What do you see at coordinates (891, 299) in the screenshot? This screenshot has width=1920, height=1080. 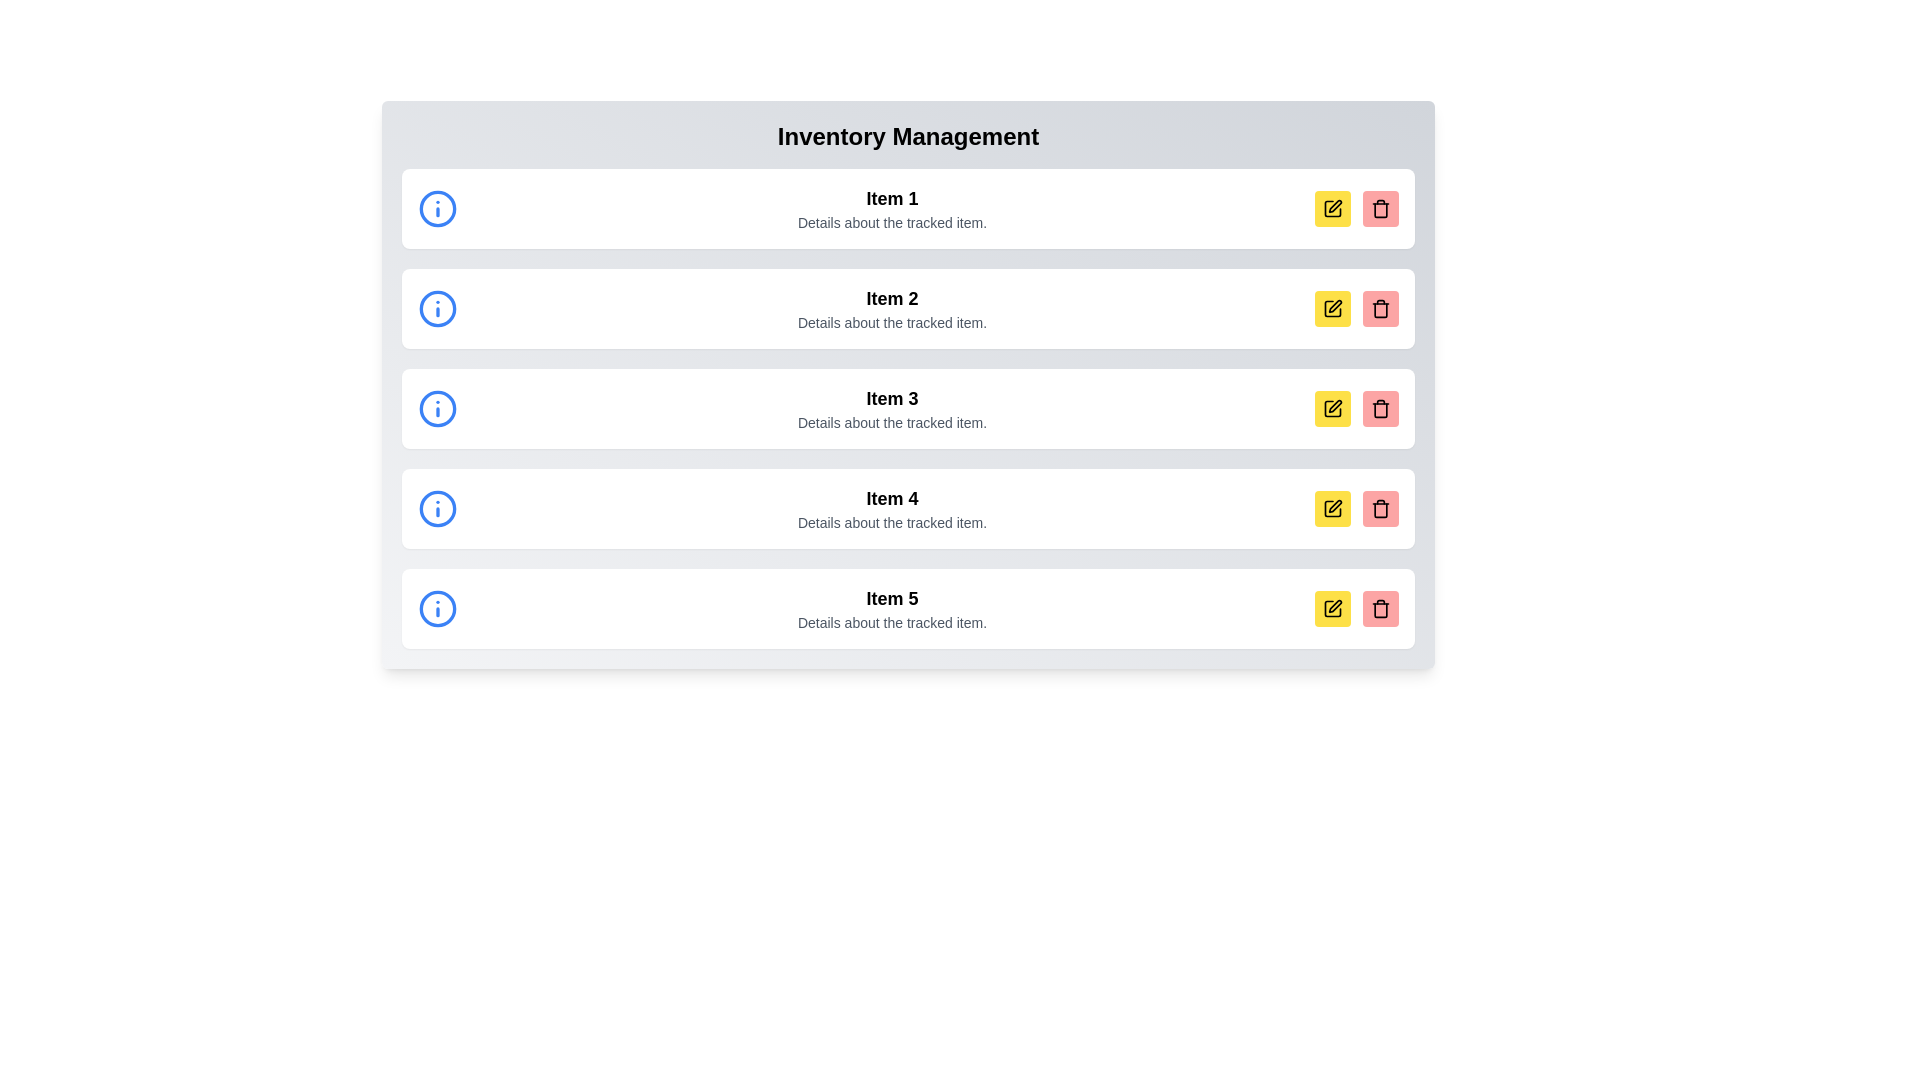 I see `the text label displaying 'Item 2', which is the heading of the second list item in the inventory, adjacent to the 'info' icon and 'edit' and 'delete' buttons` at bounding box center [891, 299].